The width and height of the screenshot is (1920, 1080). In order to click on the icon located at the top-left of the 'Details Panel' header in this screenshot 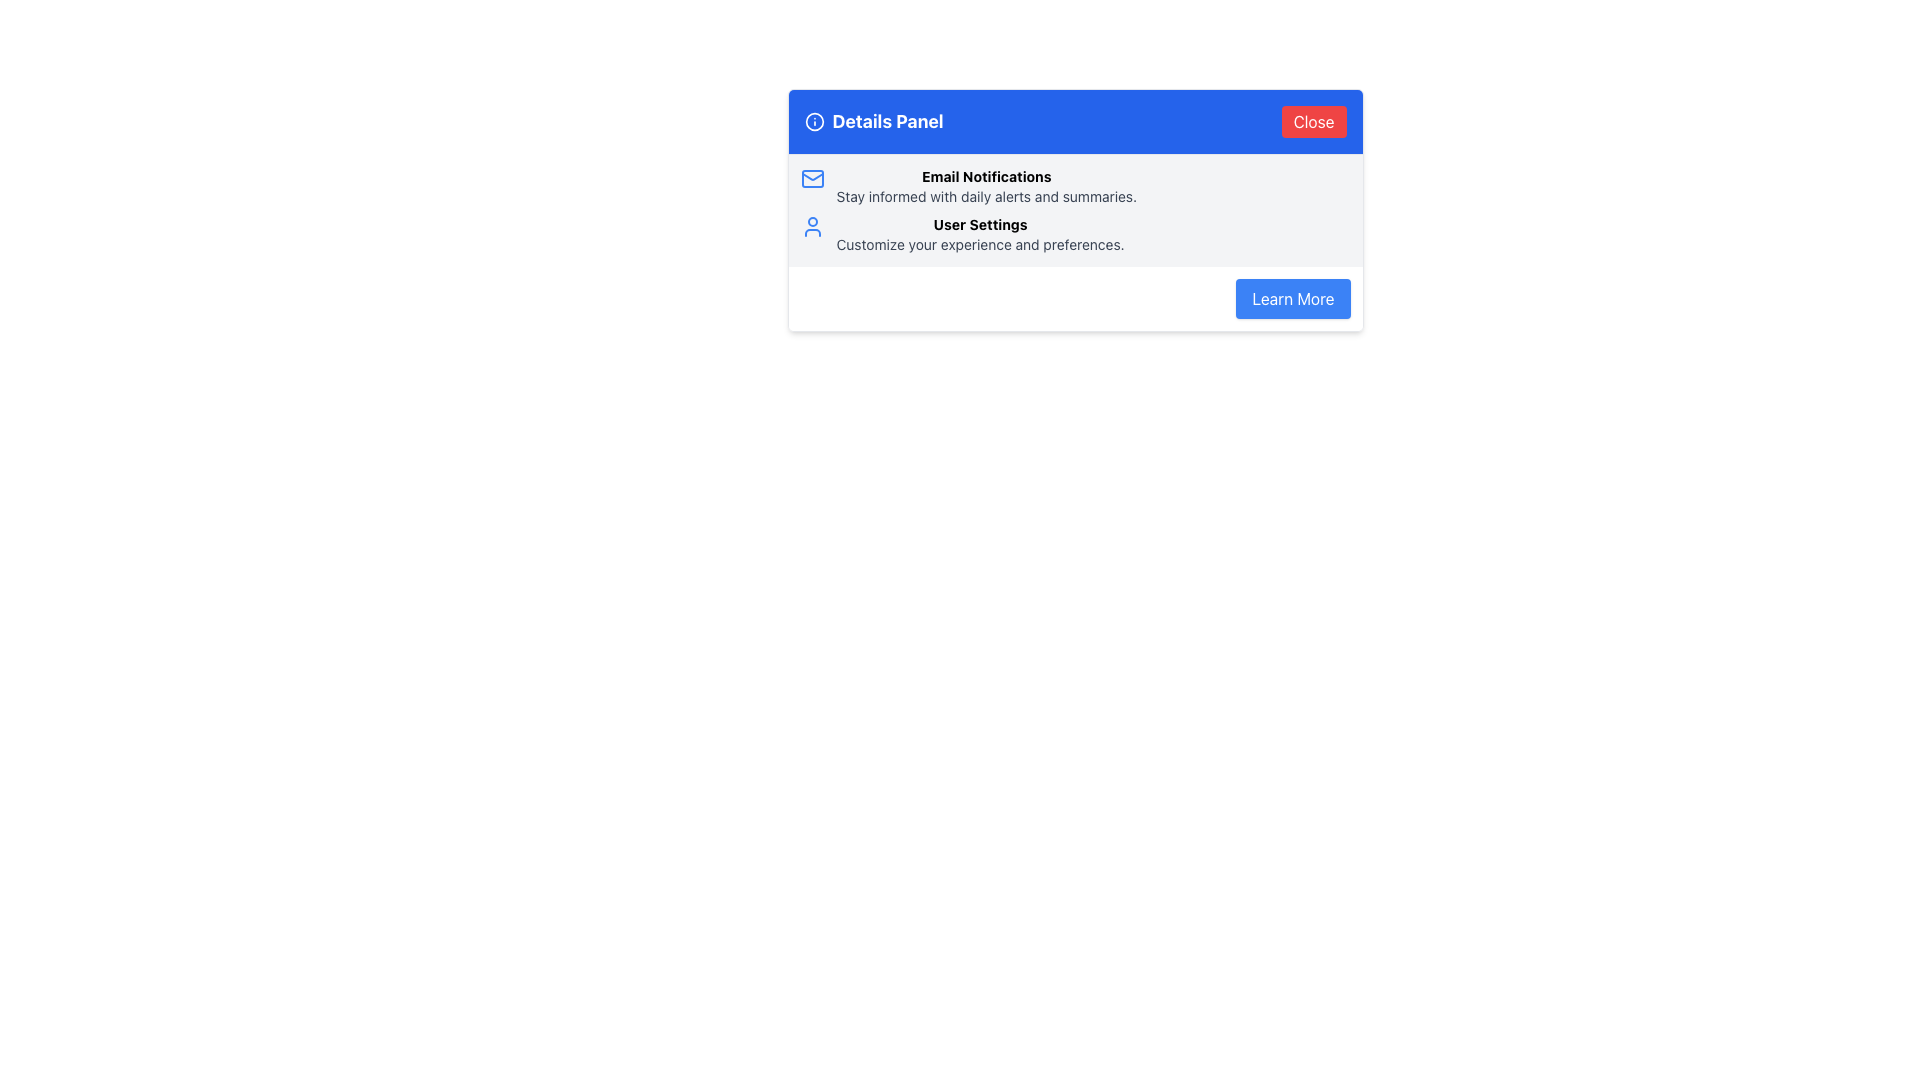, I will do `click(814, 122)`.